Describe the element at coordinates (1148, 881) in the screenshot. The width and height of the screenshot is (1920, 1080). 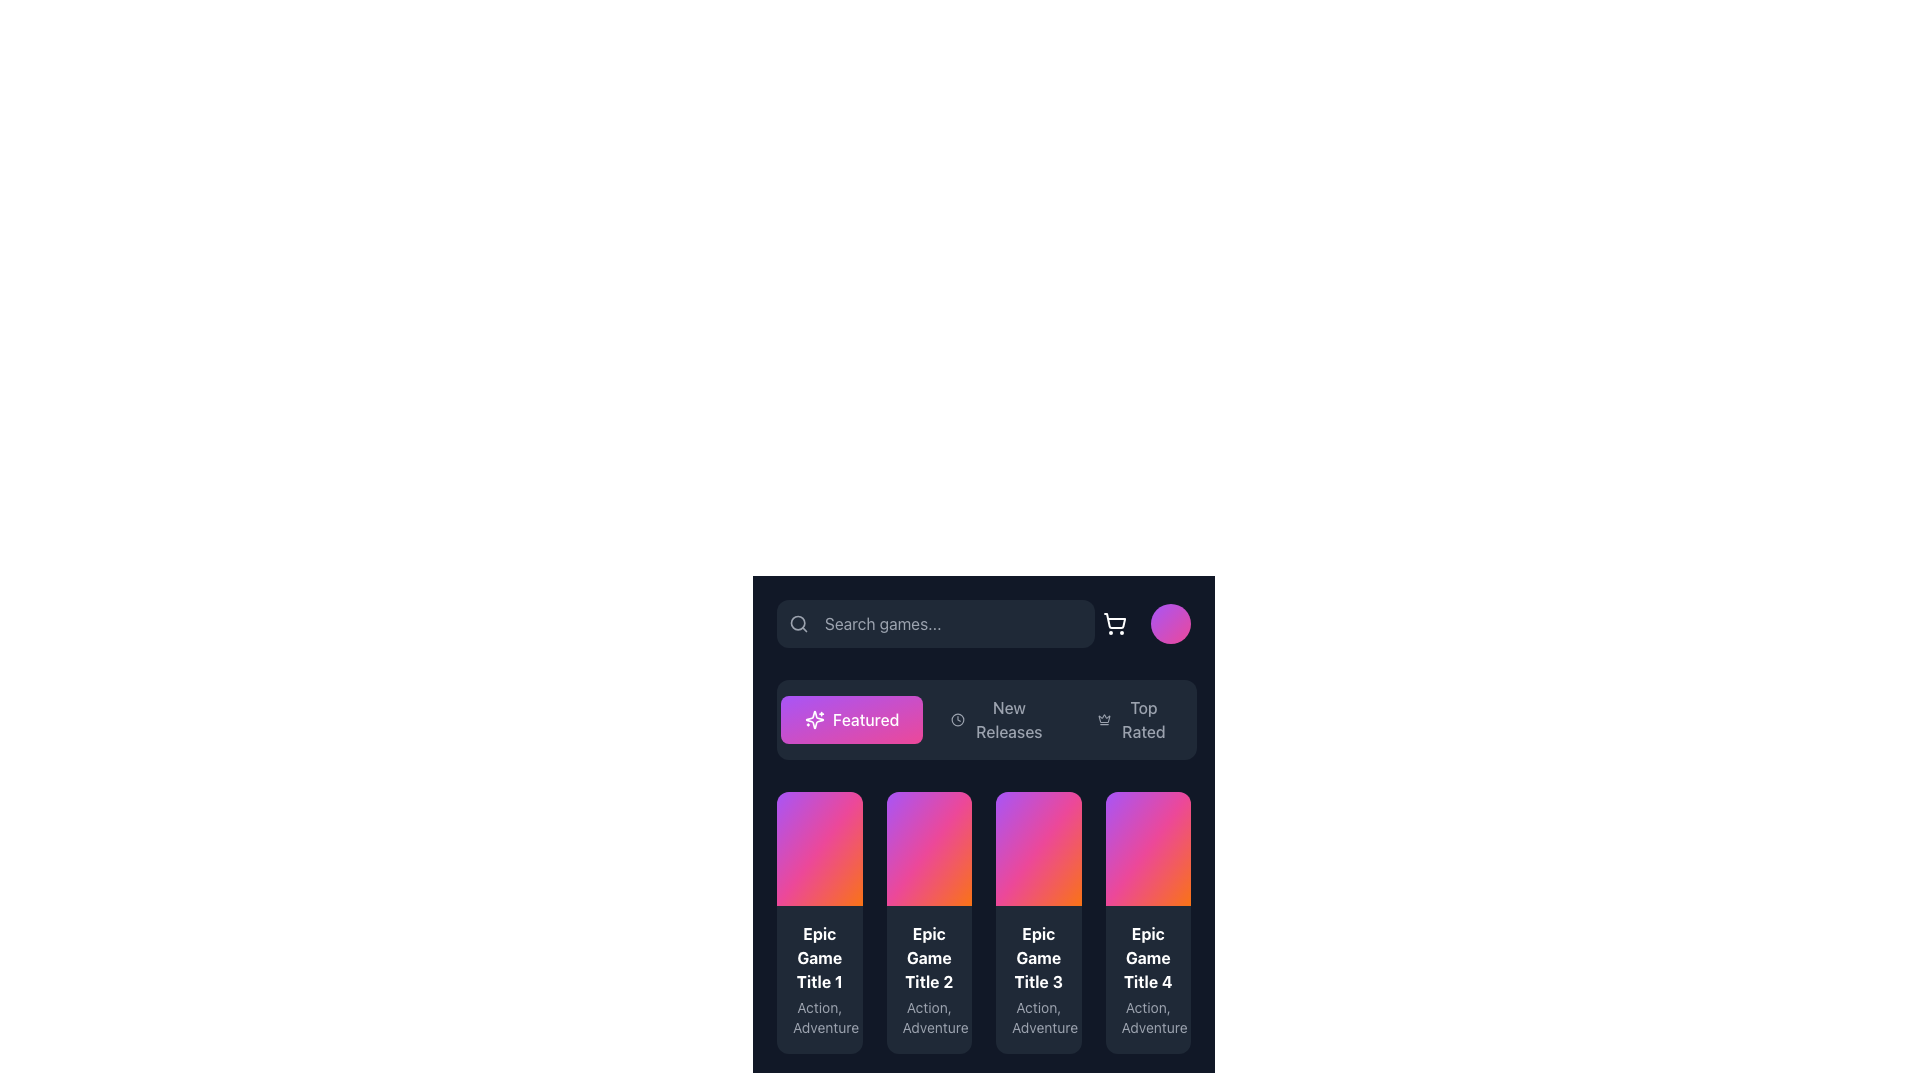
I see `properties of the Text Display element that shows the title 'Epic Game Title 4' located in the fourth card of the game list` at that location.